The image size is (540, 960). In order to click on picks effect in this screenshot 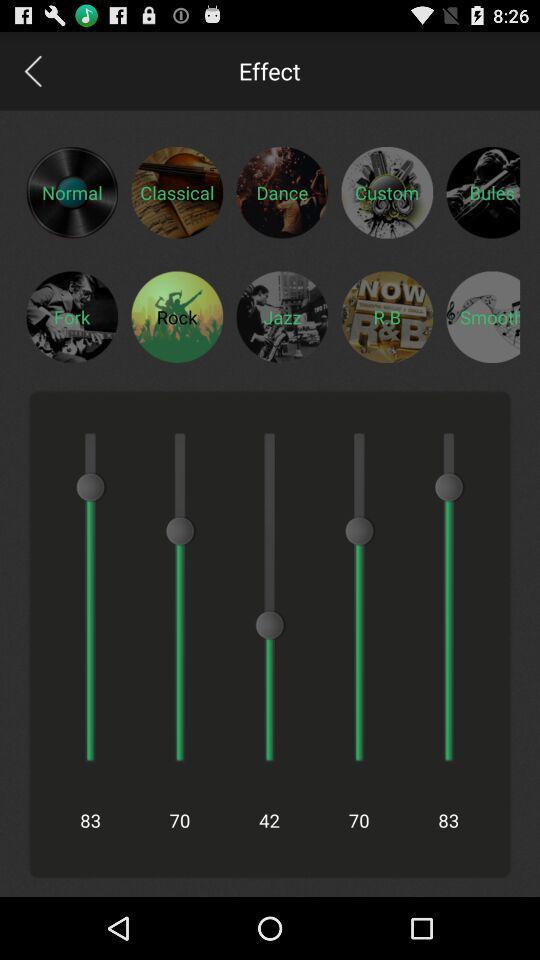, I will do `click(482, 192)`.